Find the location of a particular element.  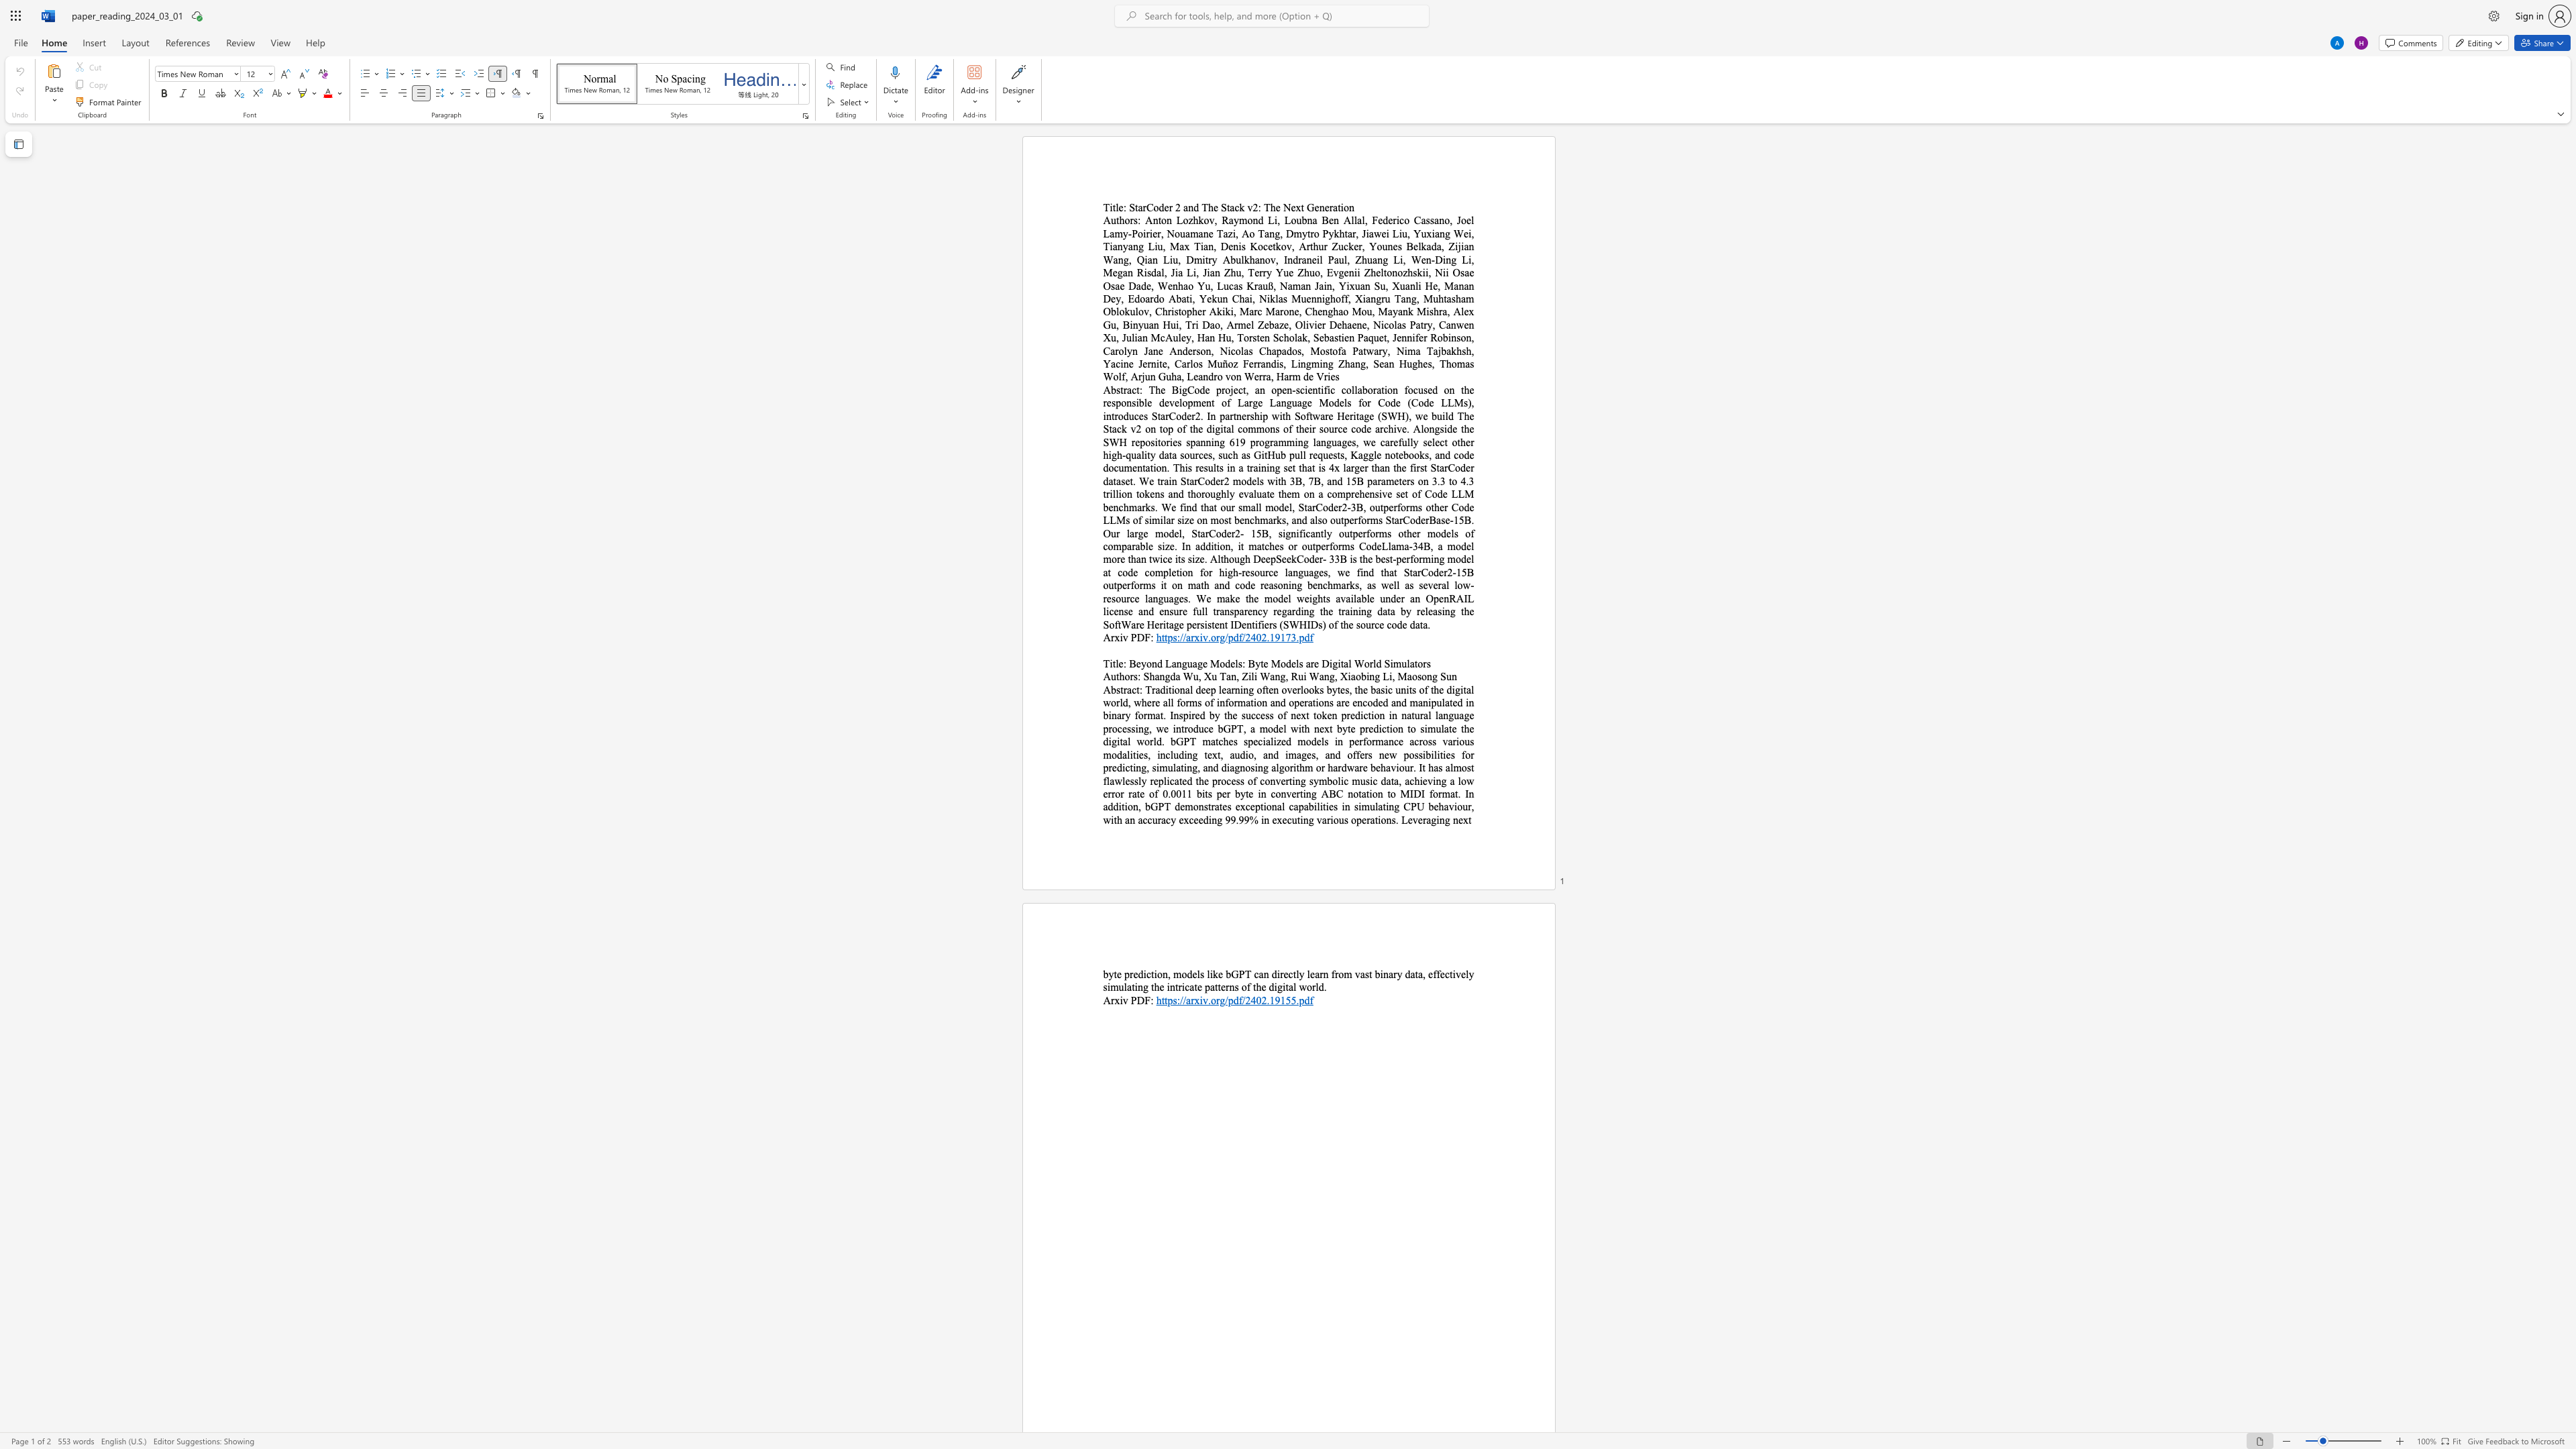

the subset text "rld Simula" within the text "Beyond Language Models: Byte Models are Digital World Simulators" is located at coordinates (1368, 663).